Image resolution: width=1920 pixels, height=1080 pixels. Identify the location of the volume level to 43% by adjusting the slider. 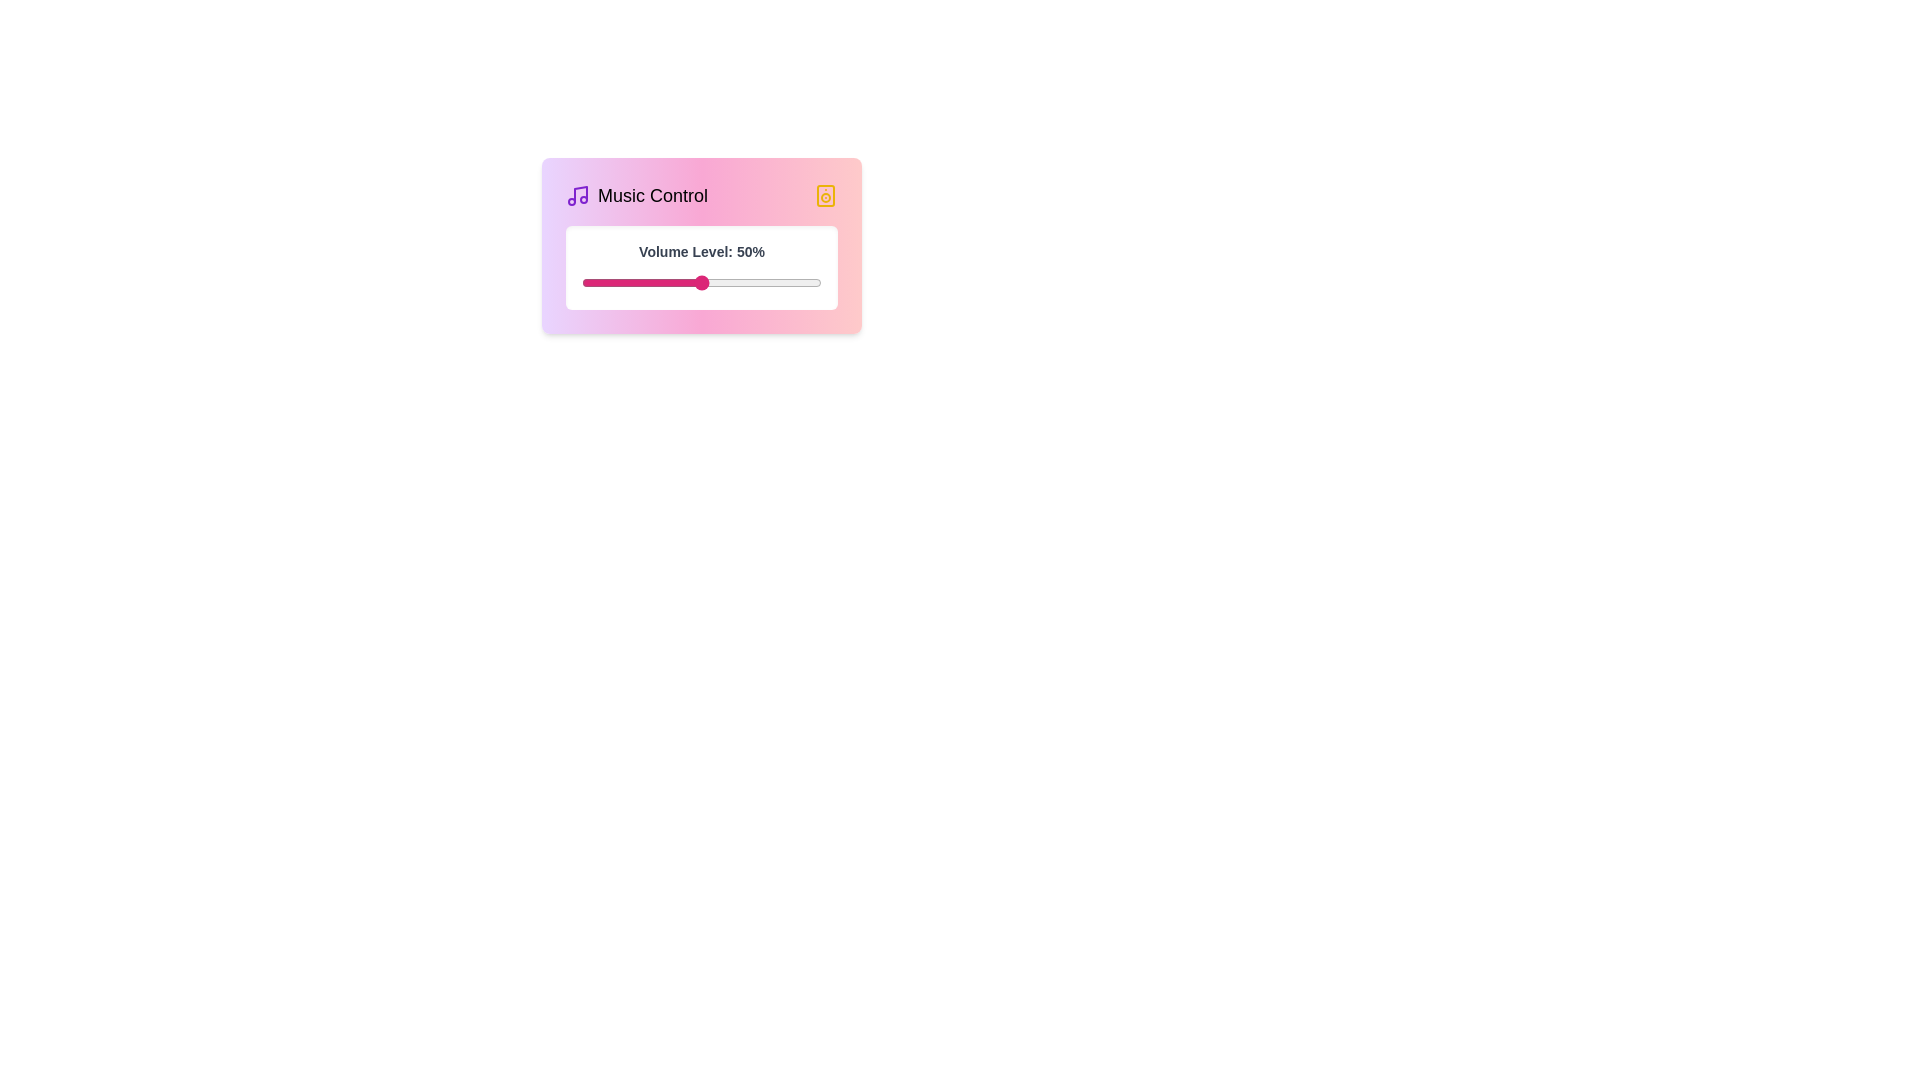
(685, 282).